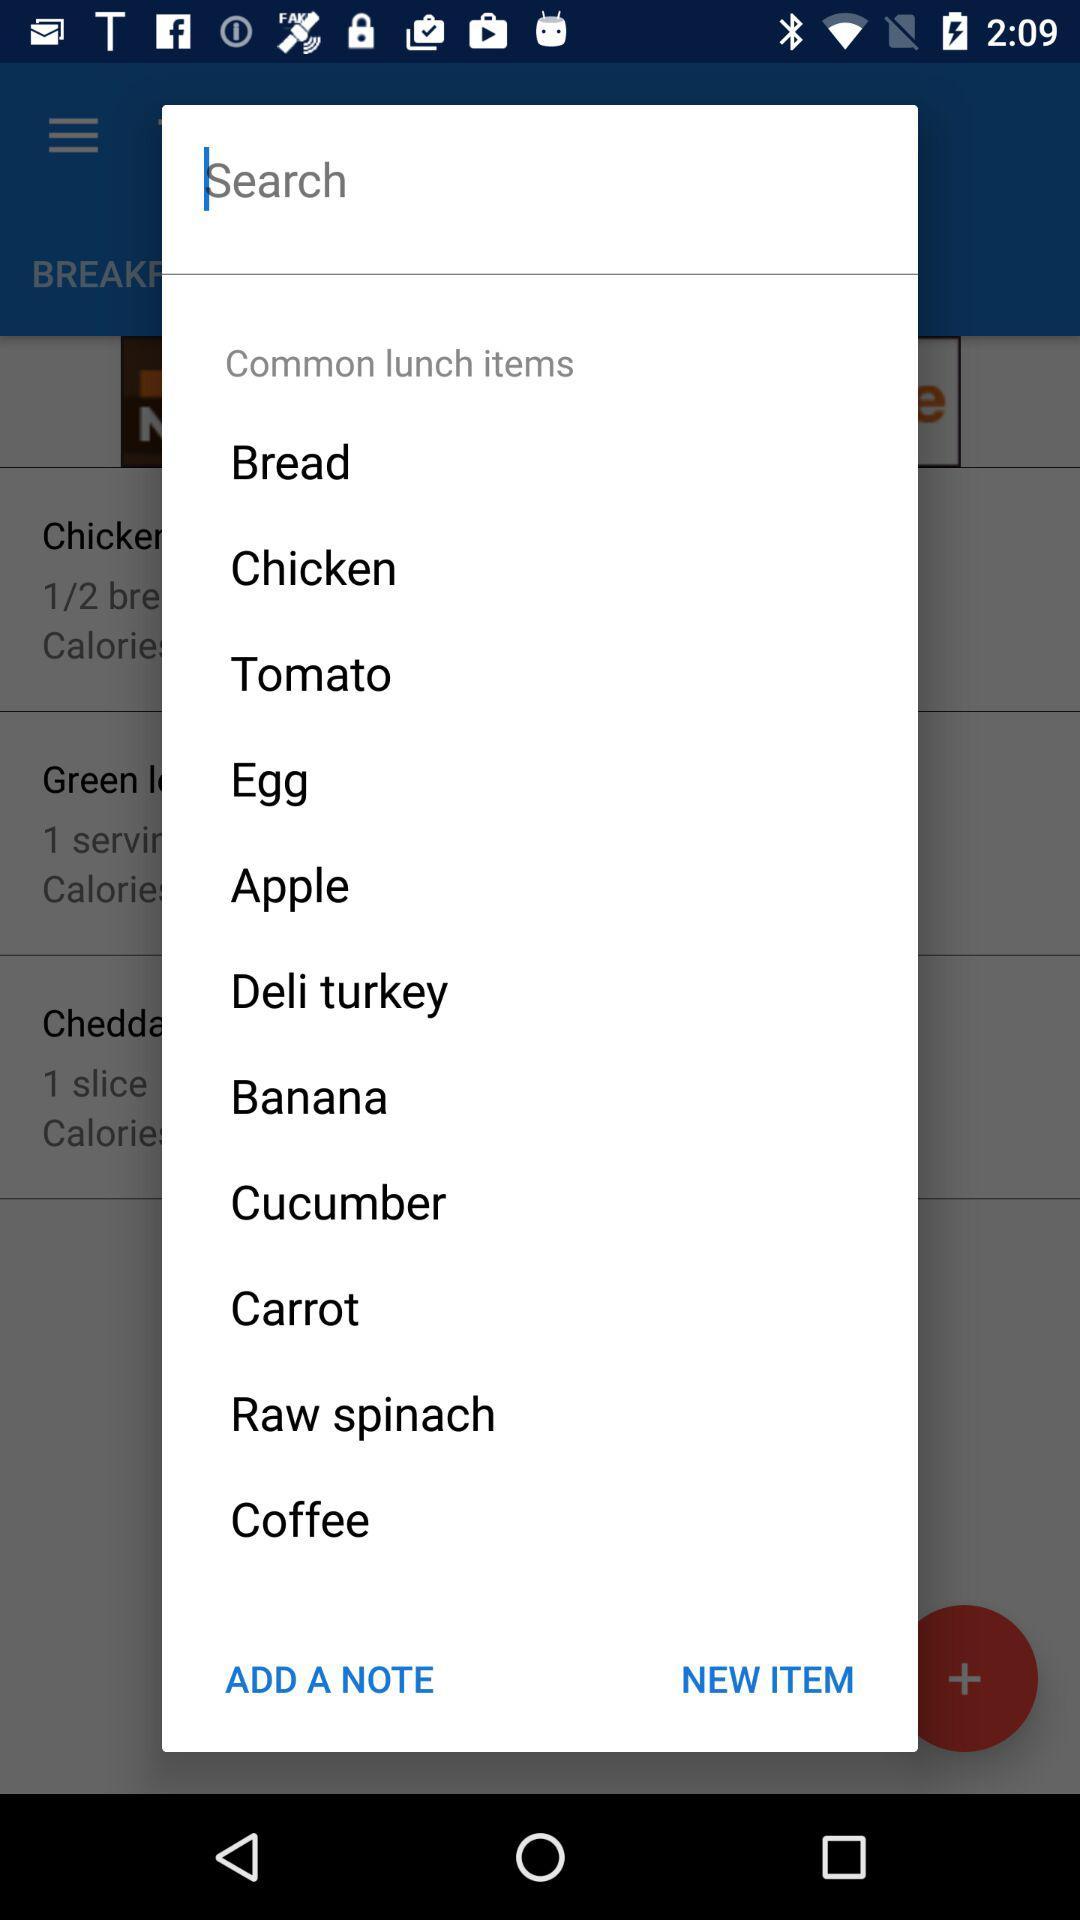 This screenshot has height=1920, width=1080. What do you see at coordinates (540, 178) in the screenshot?
I see `search option` at bounding box center [540, 178].